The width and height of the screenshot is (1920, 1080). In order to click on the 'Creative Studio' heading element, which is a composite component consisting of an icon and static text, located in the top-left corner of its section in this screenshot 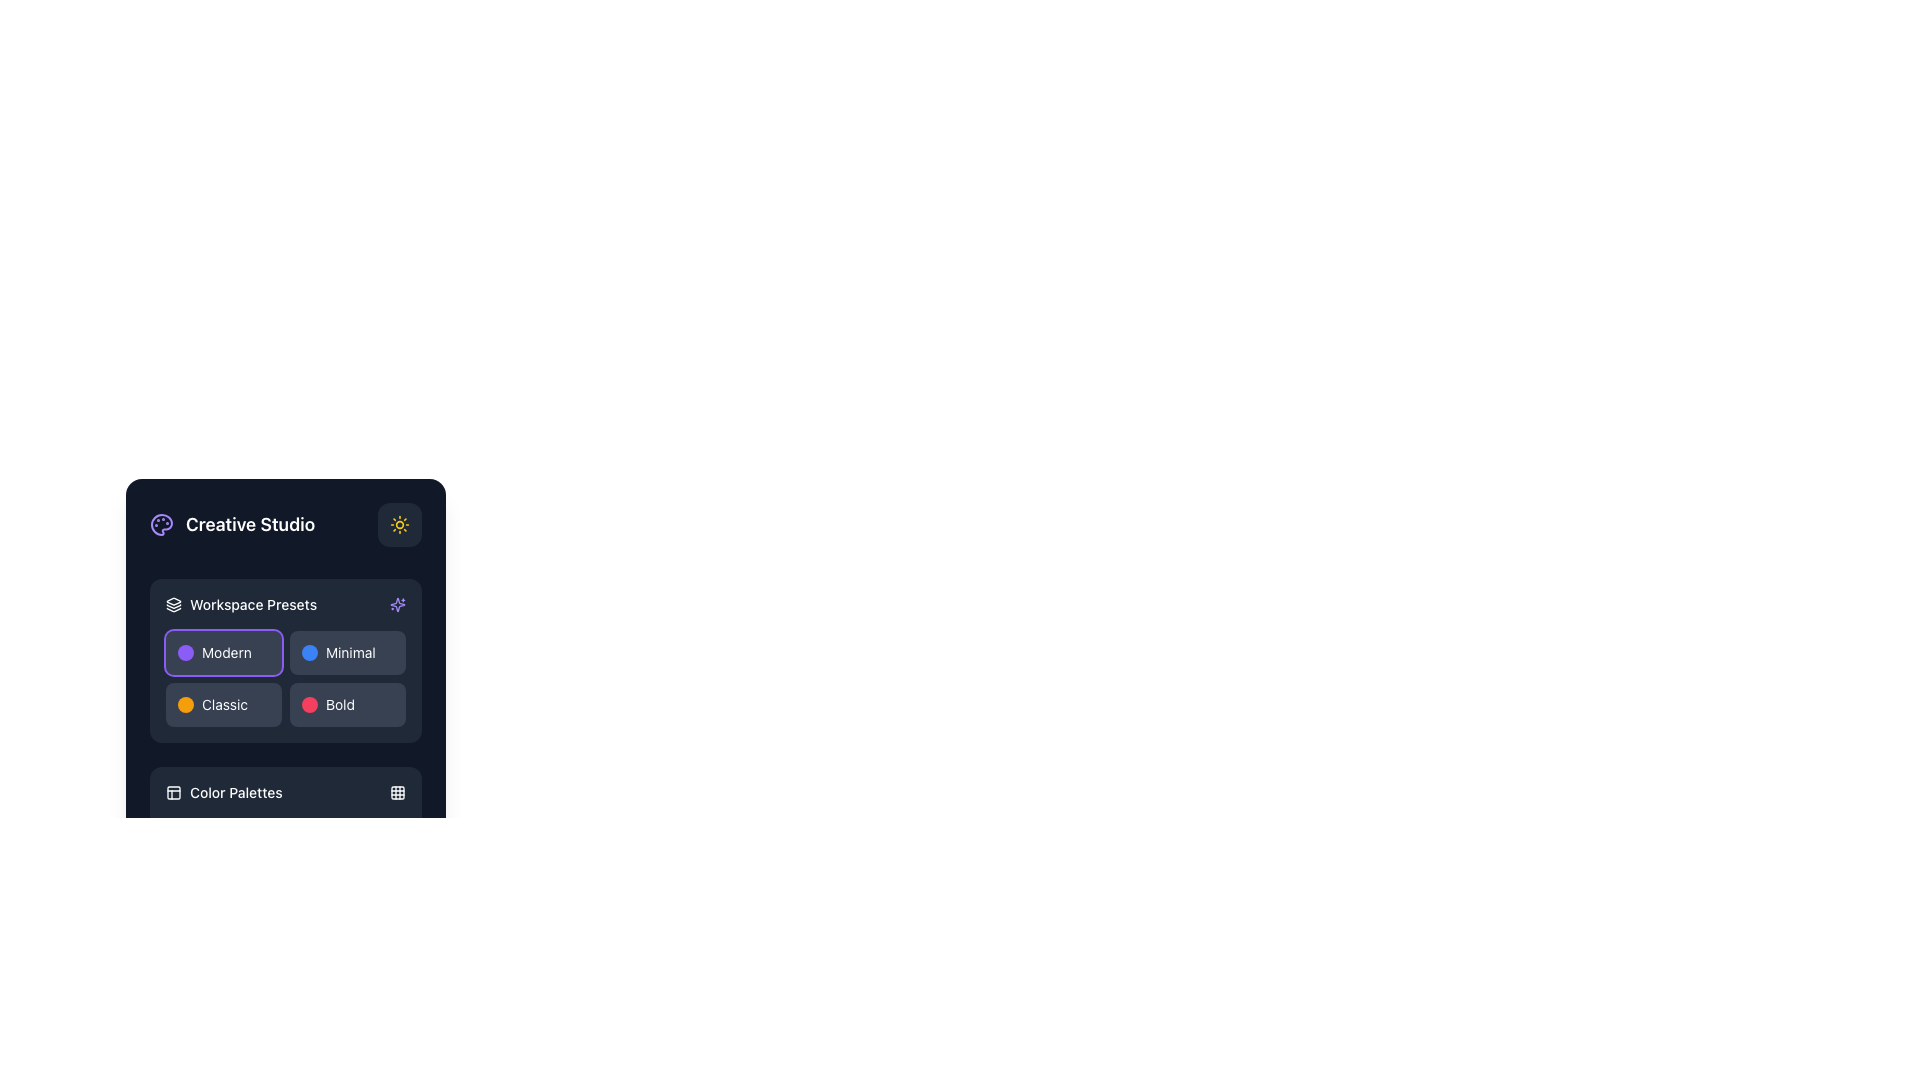, I will do `click(232, 523)`.